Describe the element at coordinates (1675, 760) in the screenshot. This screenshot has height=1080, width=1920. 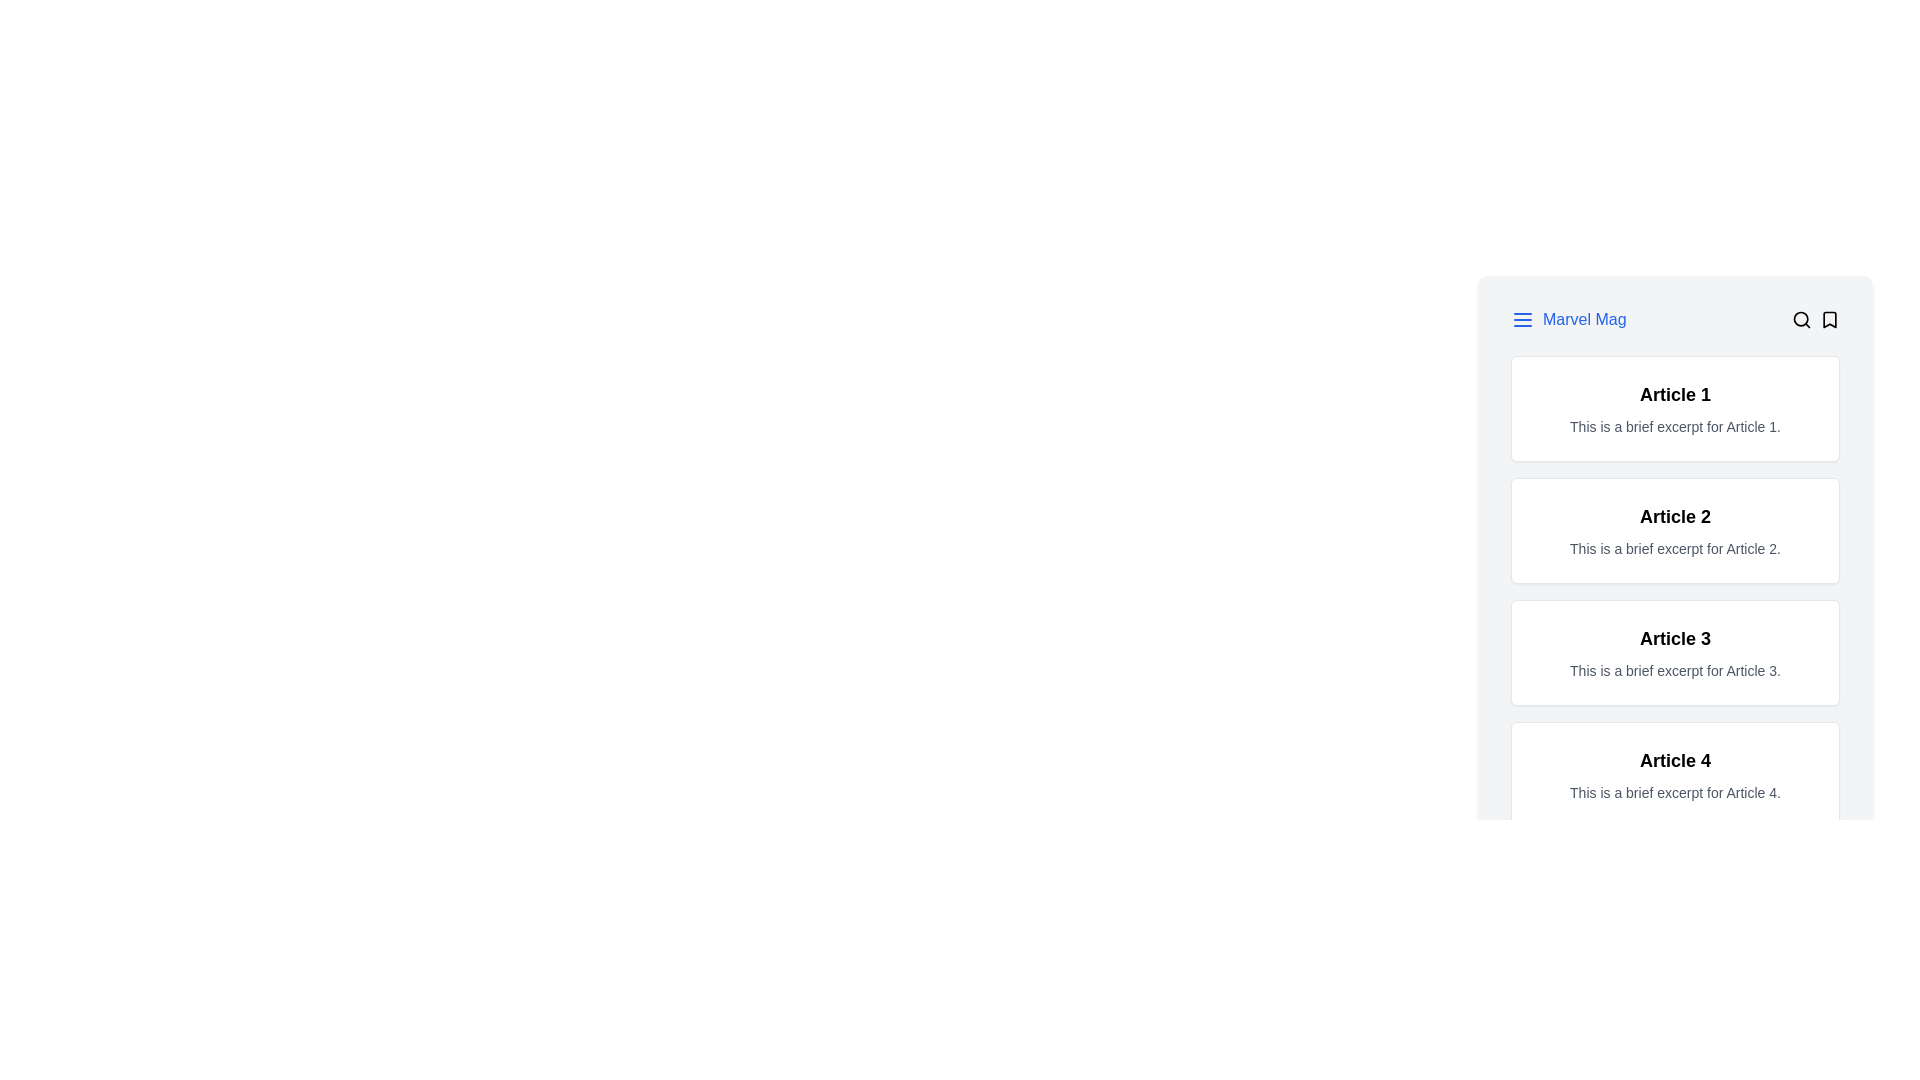
I see `text 'Article 4' from the heading in the fourth card-like layout group located near the bottom of the visible list` at that location.